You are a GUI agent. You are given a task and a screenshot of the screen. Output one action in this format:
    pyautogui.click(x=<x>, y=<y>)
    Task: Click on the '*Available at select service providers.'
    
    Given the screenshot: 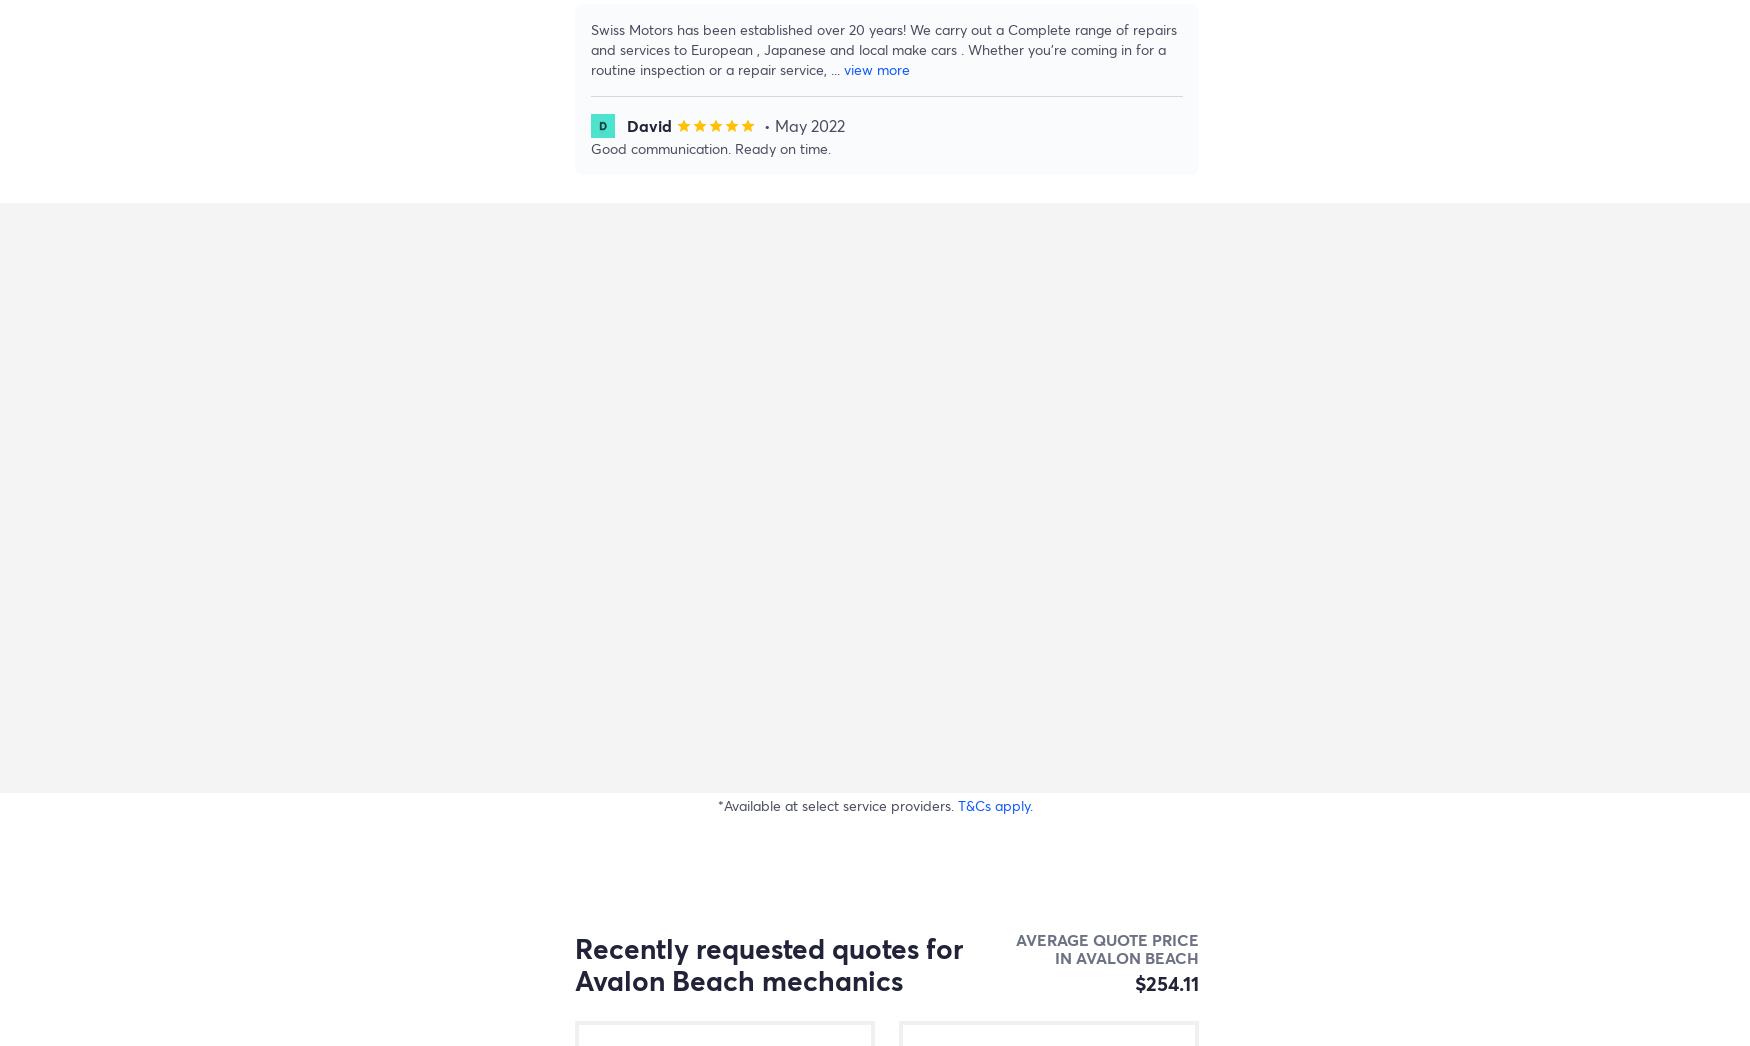 What is the action you would take?
    pyautogui.click(x=837, y=805)
    